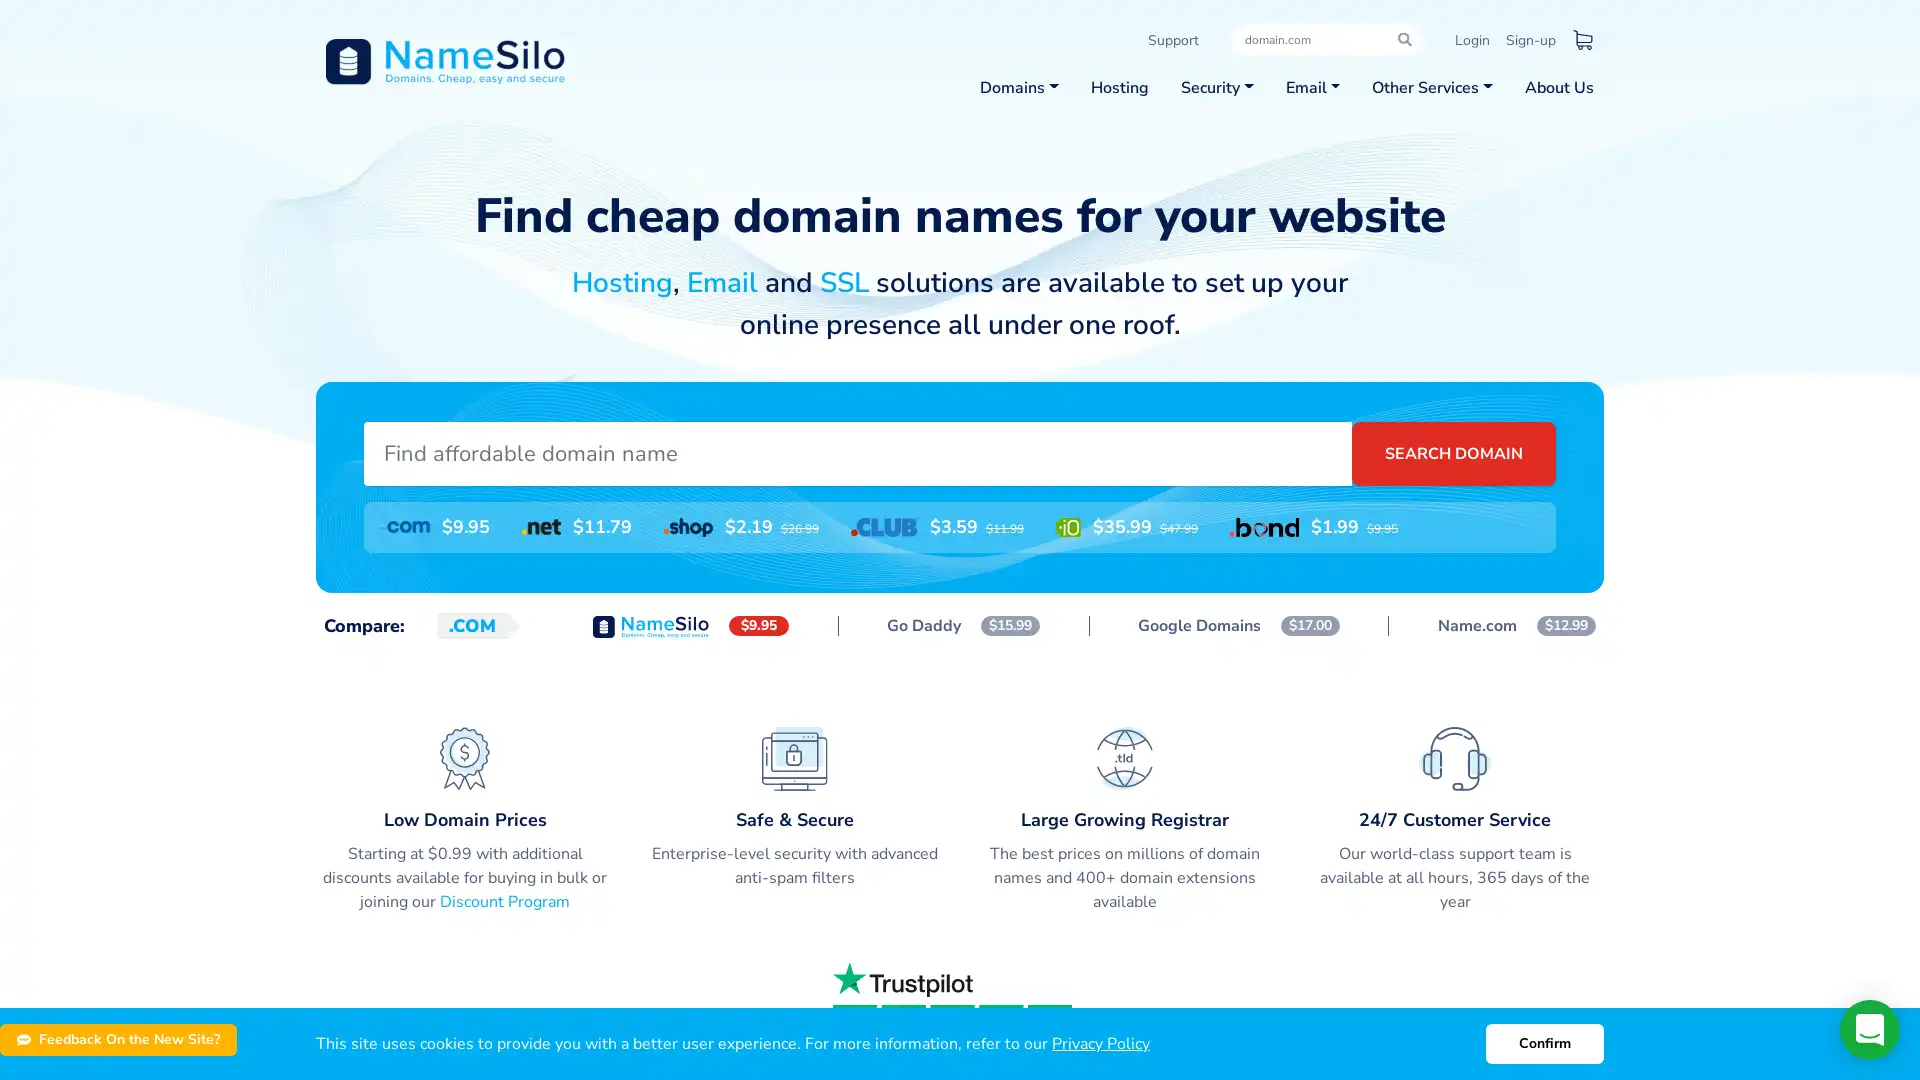 This screenshot has width=1920, height=1080. Describe the element at coordinates (1544, 1043) in the screenshot. I see `Confirm` at that location.